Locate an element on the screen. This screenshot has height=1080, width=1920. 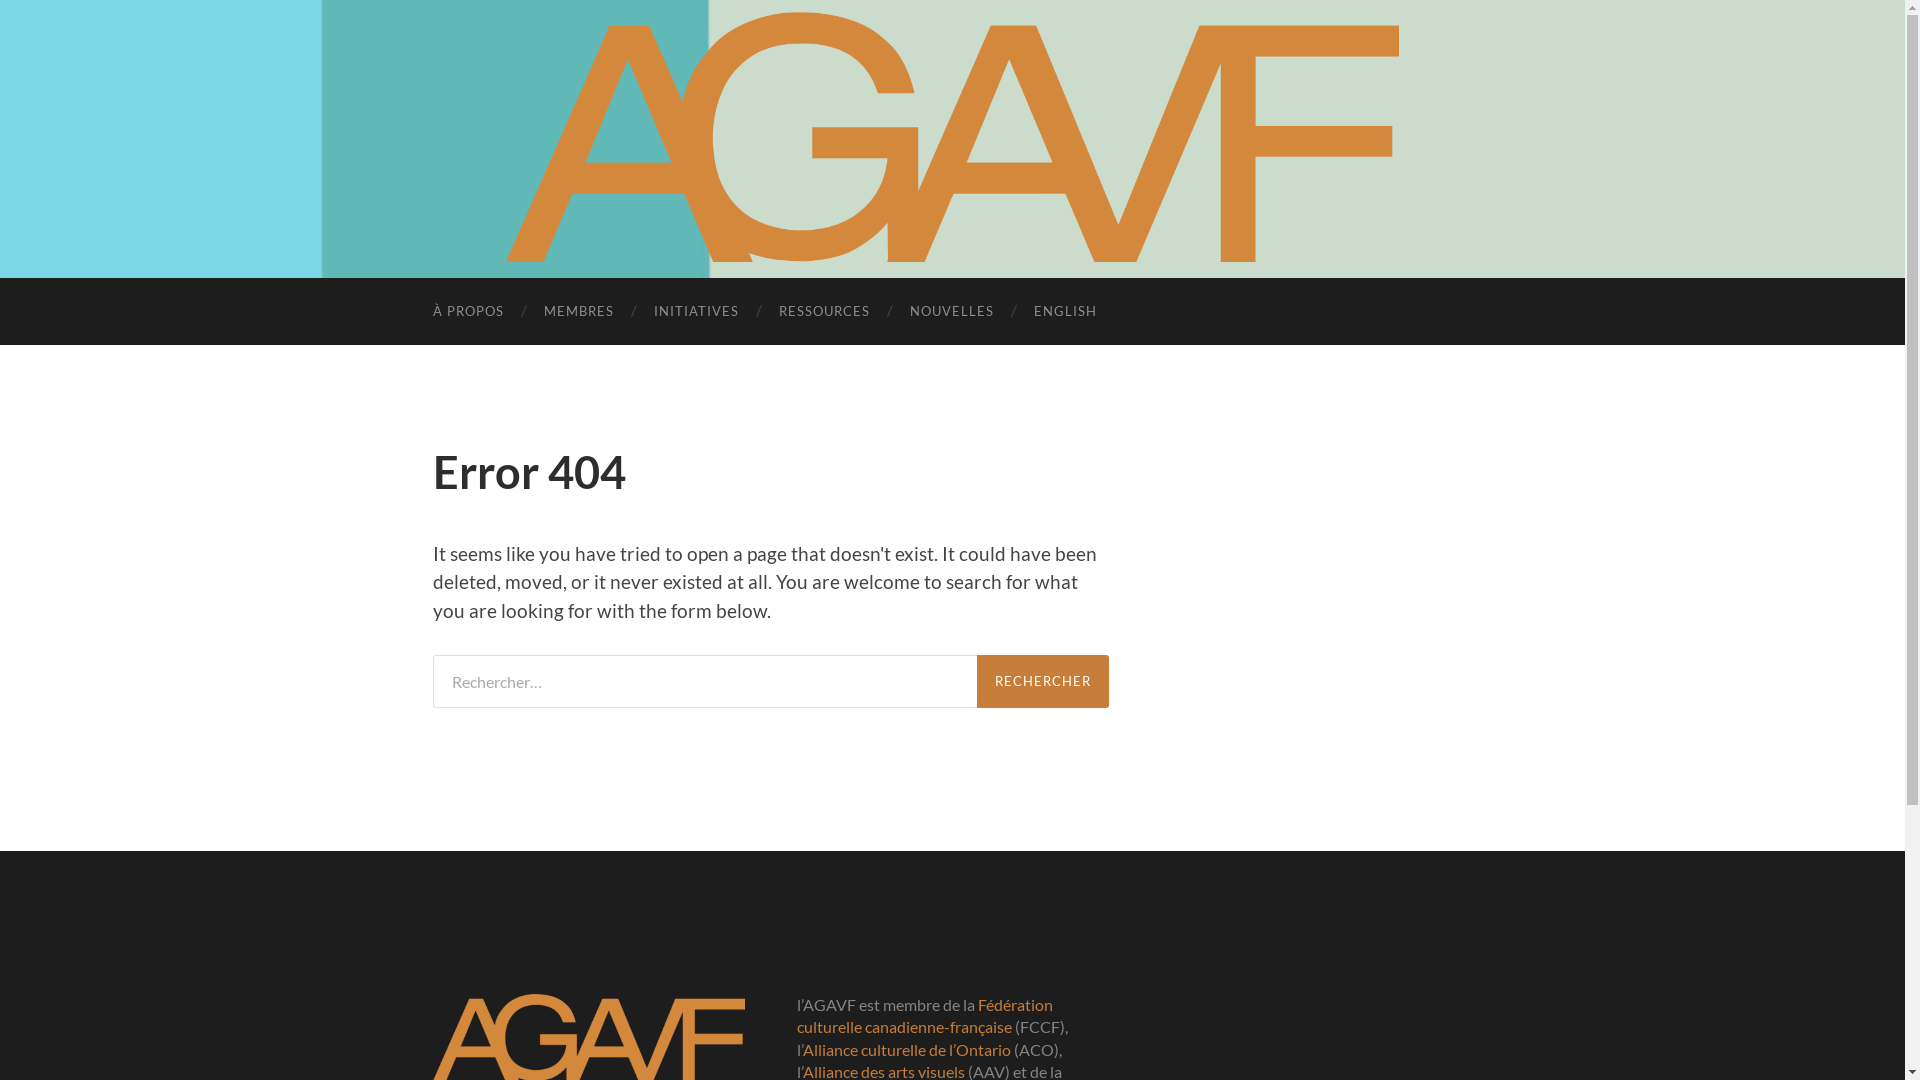
'MEMBRES' is located at coordinates (578, 311).